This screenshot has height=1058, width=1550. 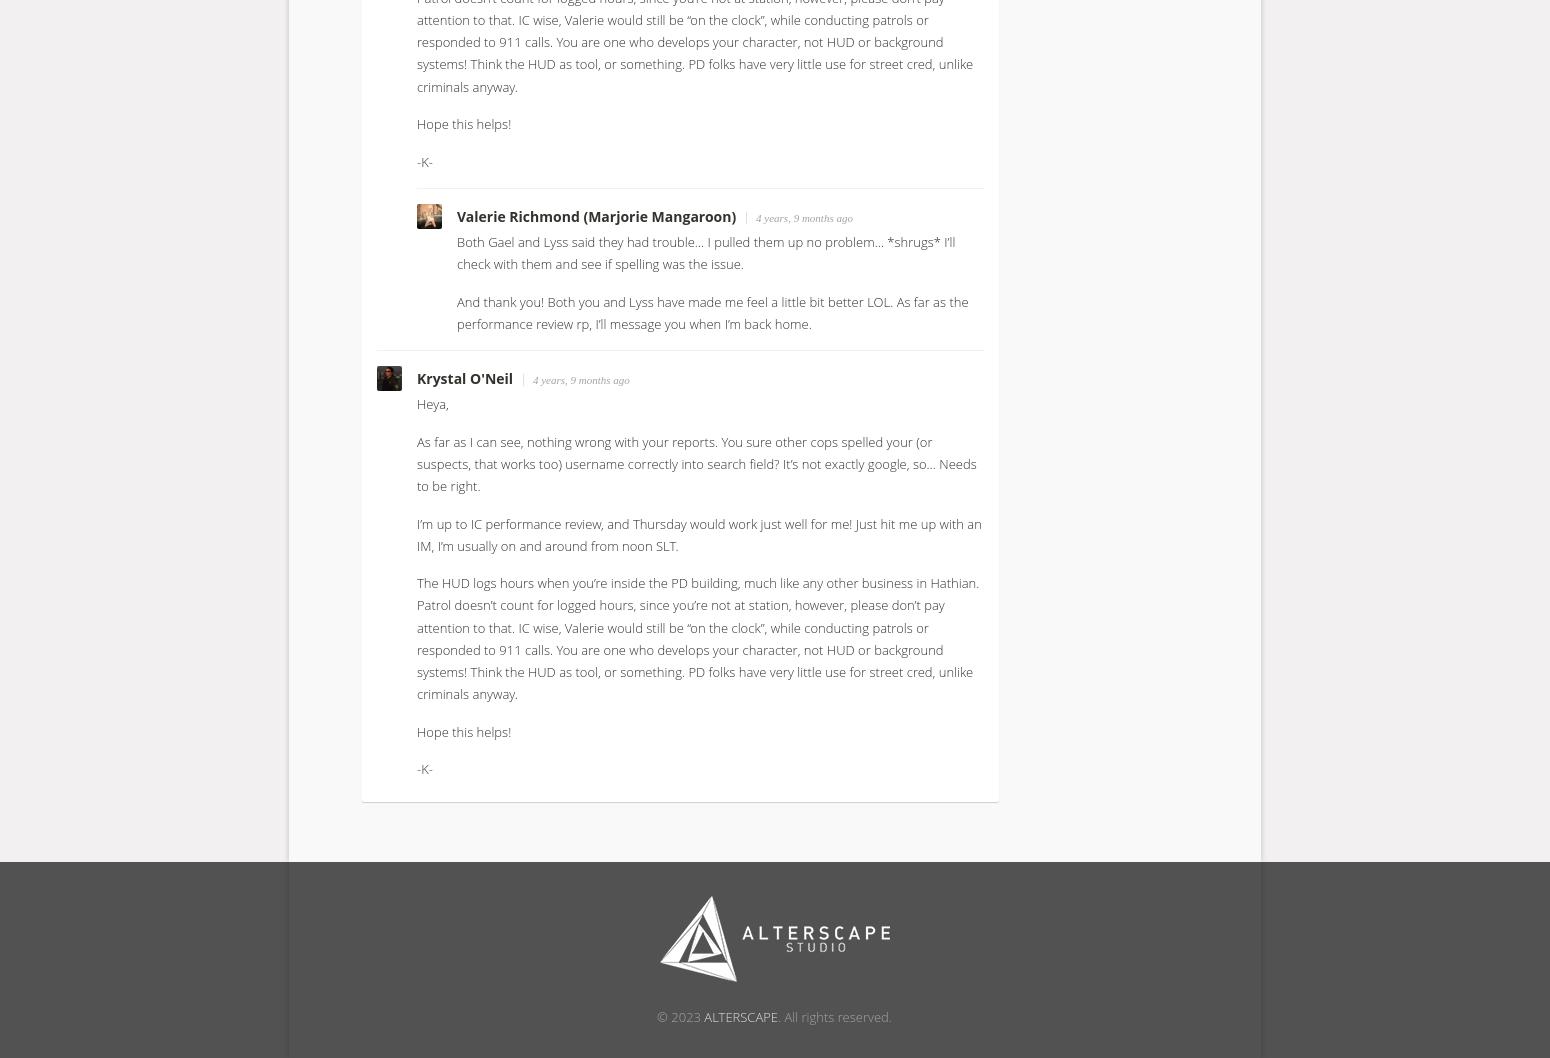 What do you see at coordinates (465, 378) in the screenshot?
I see `'Krystal O'Neil'` at bounding box center [465, 378].